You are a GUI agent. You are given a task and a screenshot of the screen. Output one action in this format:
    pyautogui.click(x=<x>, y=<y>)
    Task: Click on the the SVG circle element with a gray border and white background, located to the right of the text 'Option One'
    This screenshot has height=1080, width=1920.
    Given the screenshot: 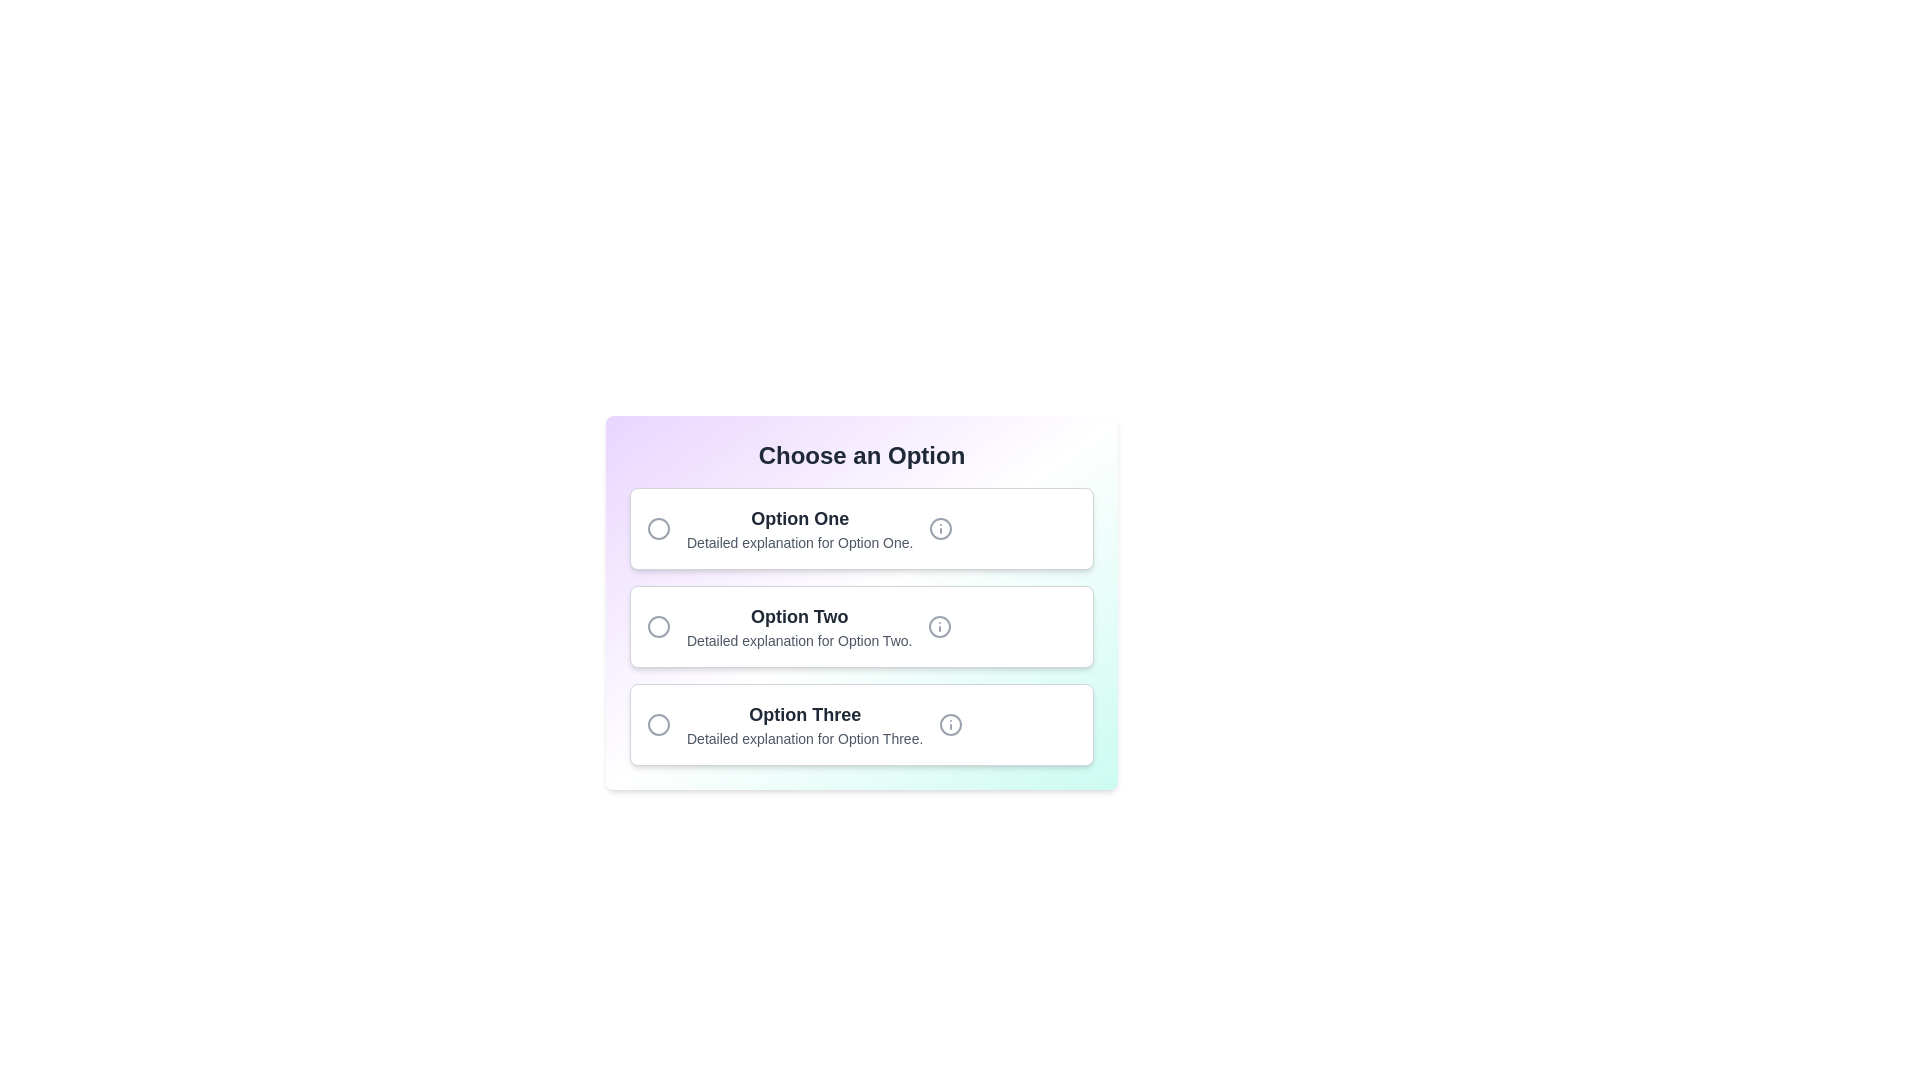 What is the action you would take?
    pyautogui.click(x=940, y=527)
    